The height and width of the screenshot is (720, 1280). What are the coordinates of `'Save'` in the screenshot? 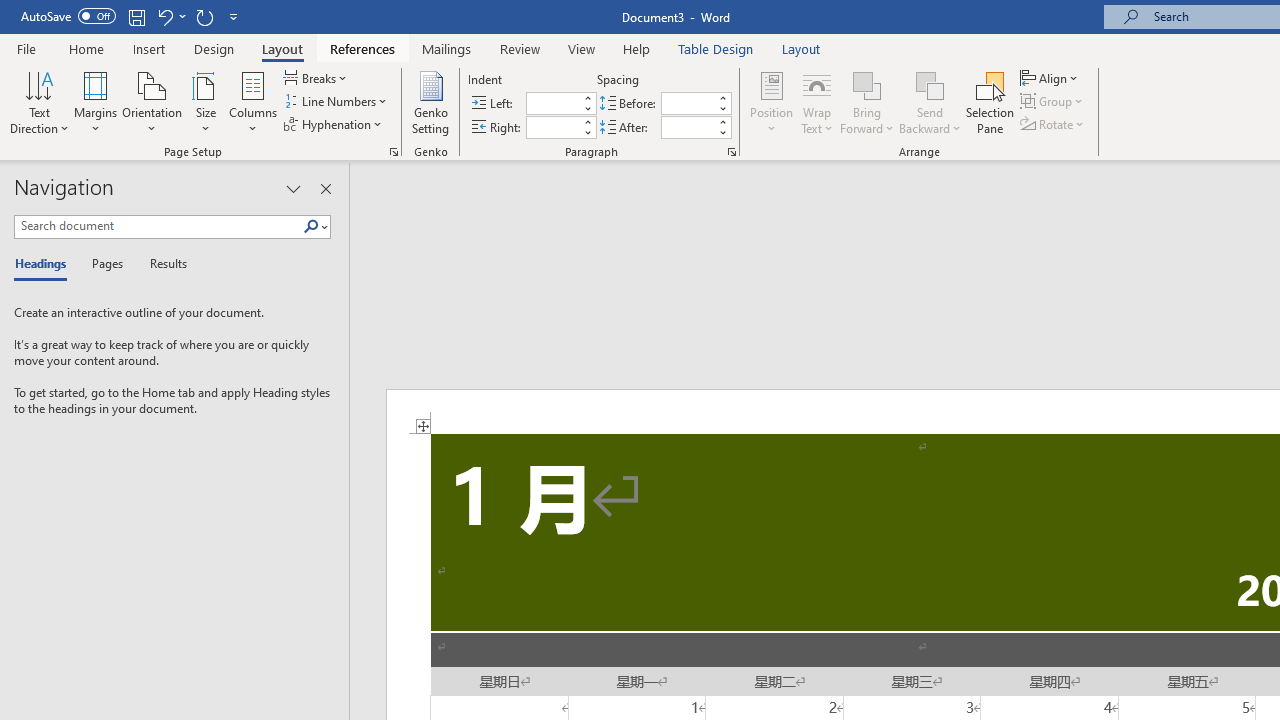 It's located at (135, 16).